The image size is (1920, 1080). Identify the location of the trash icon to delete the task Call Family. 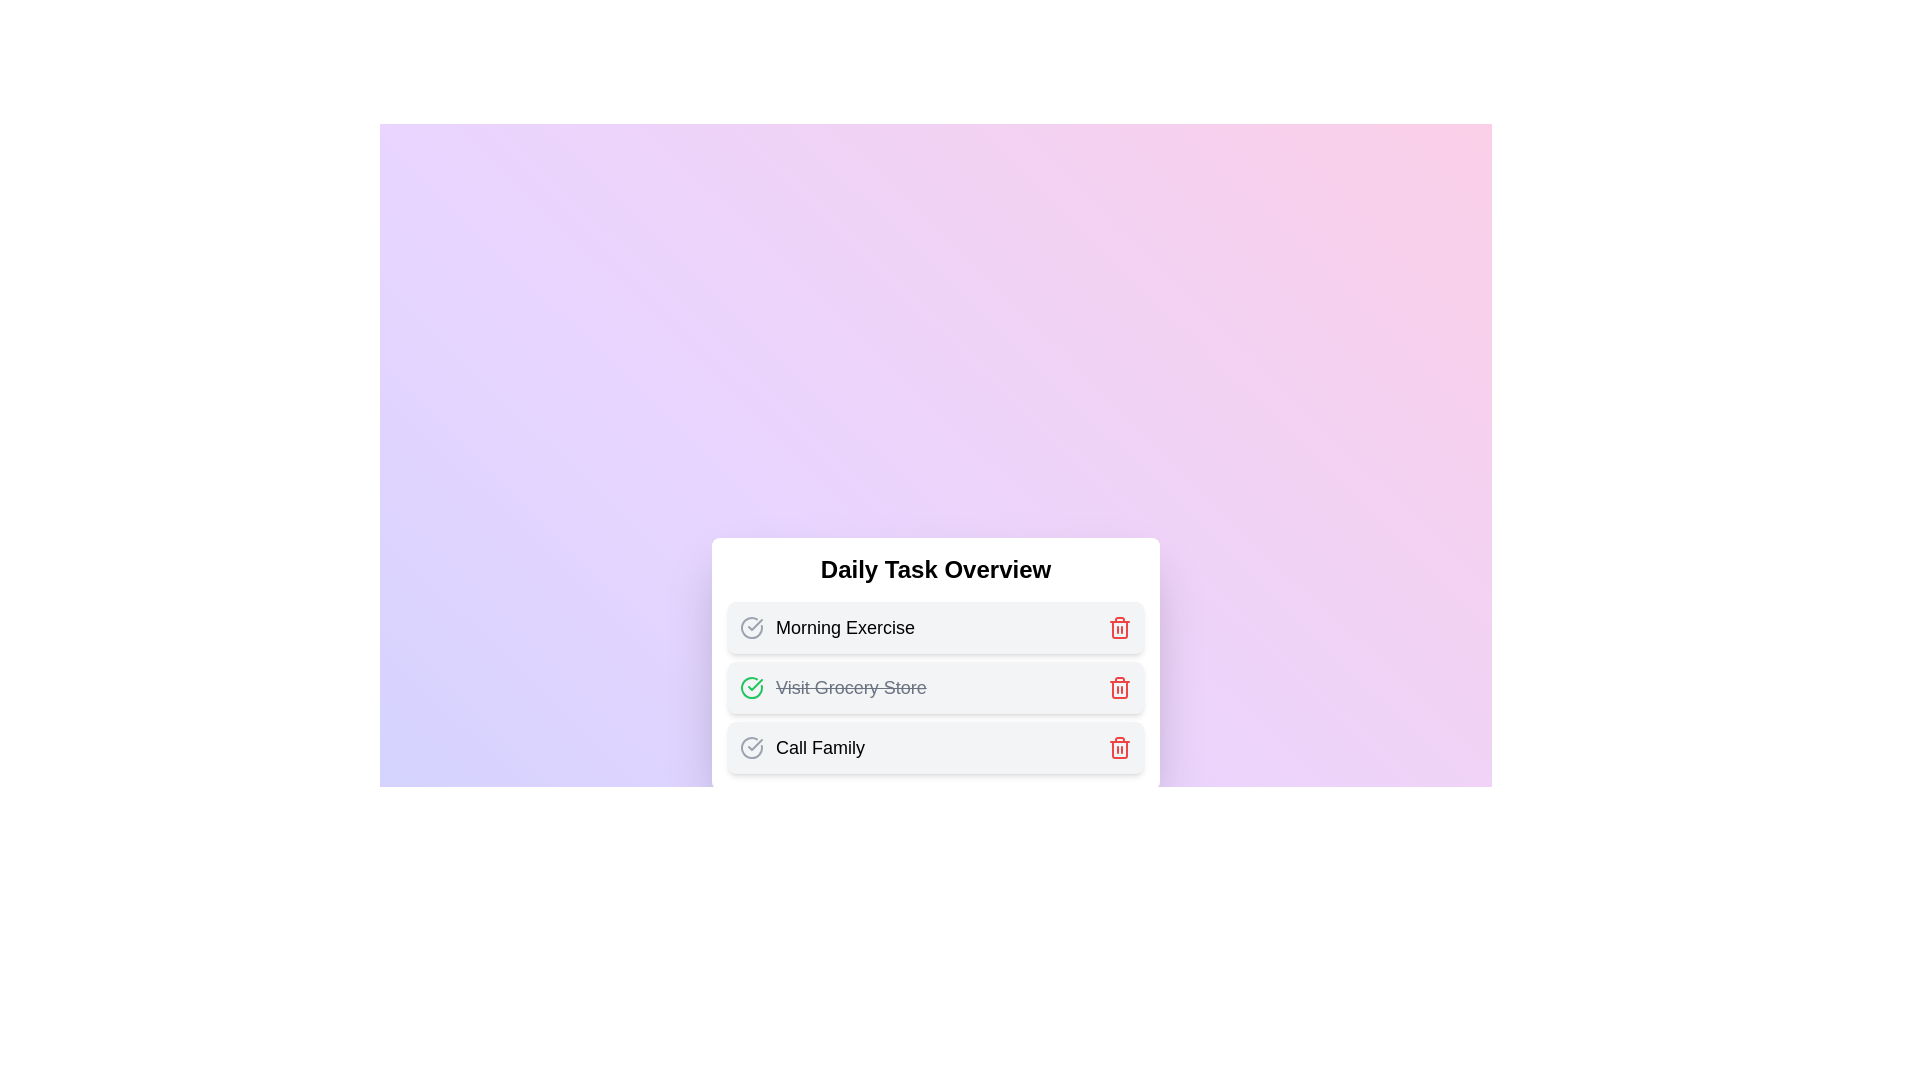
(1118, 748).